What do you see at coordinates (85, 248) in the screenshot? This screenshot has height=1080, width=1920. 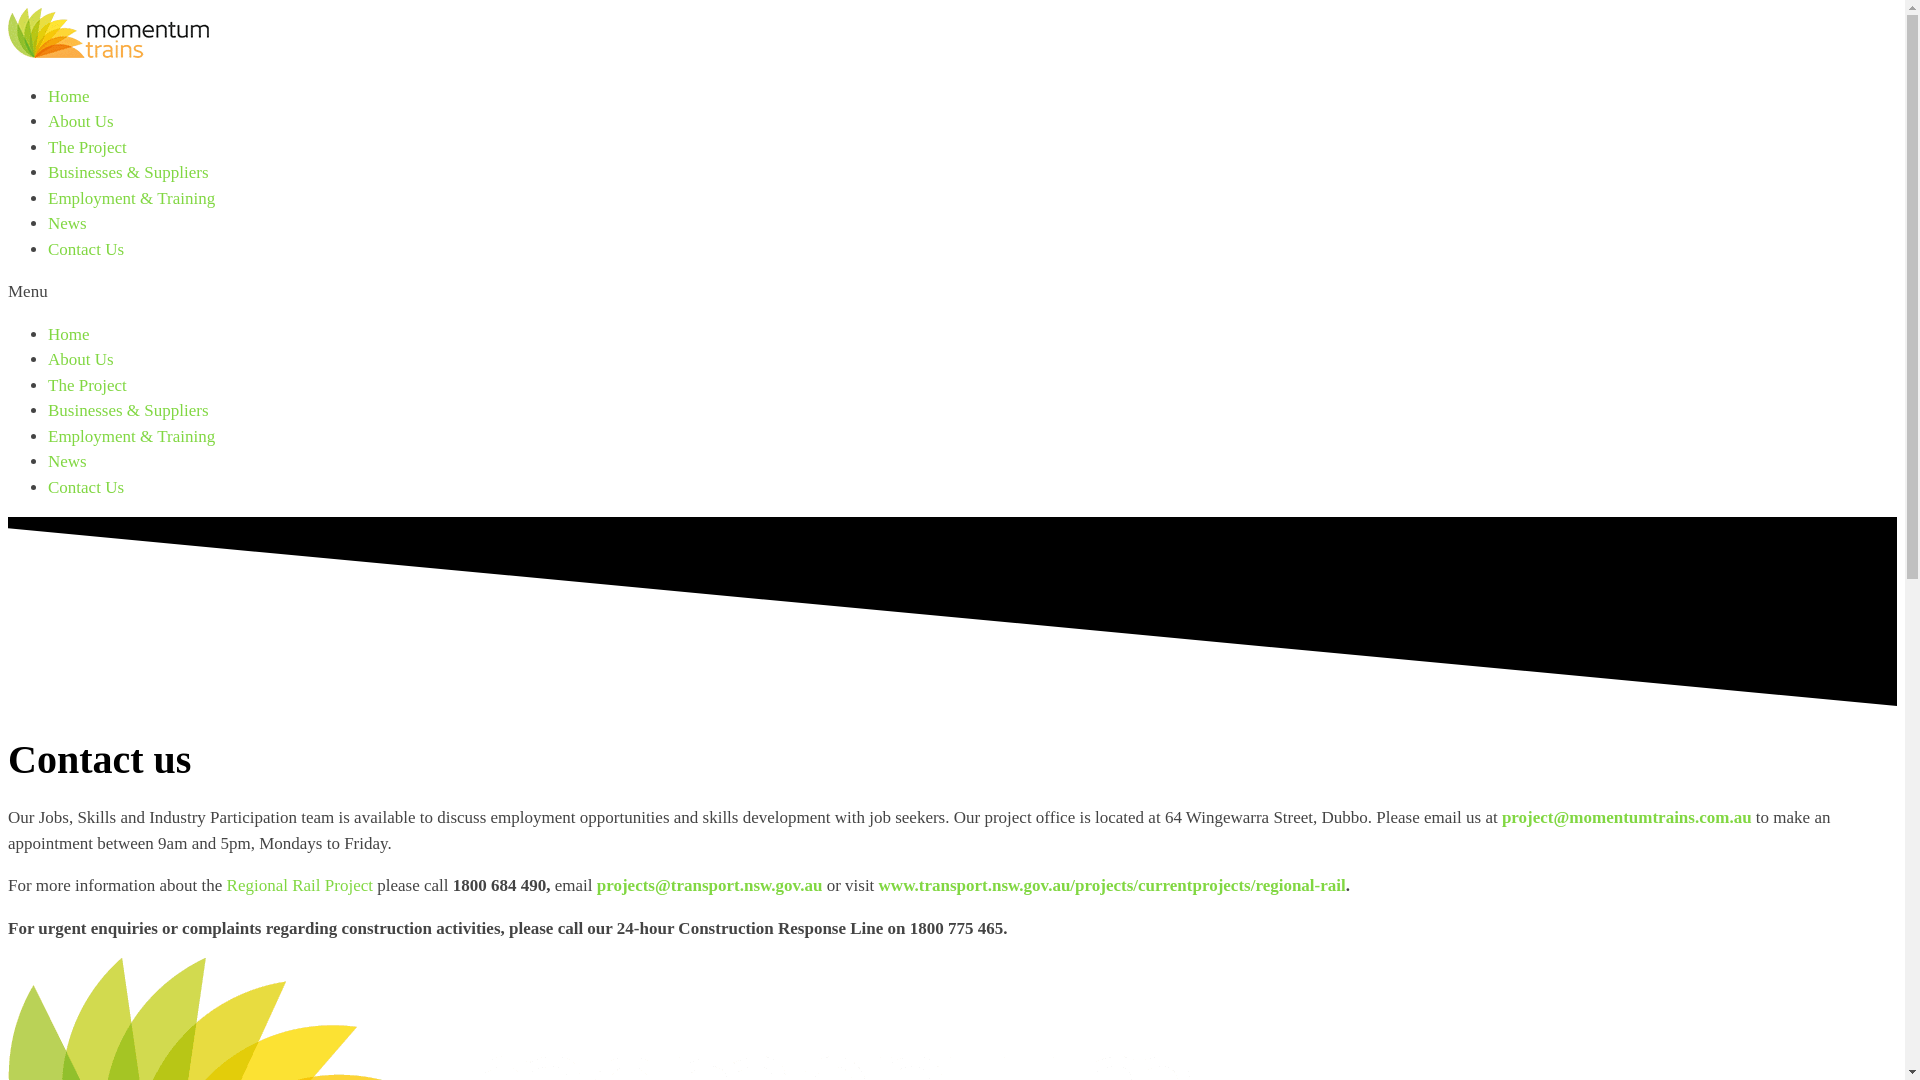 I see `'Contact Us'` at bounding box center [85, 248].